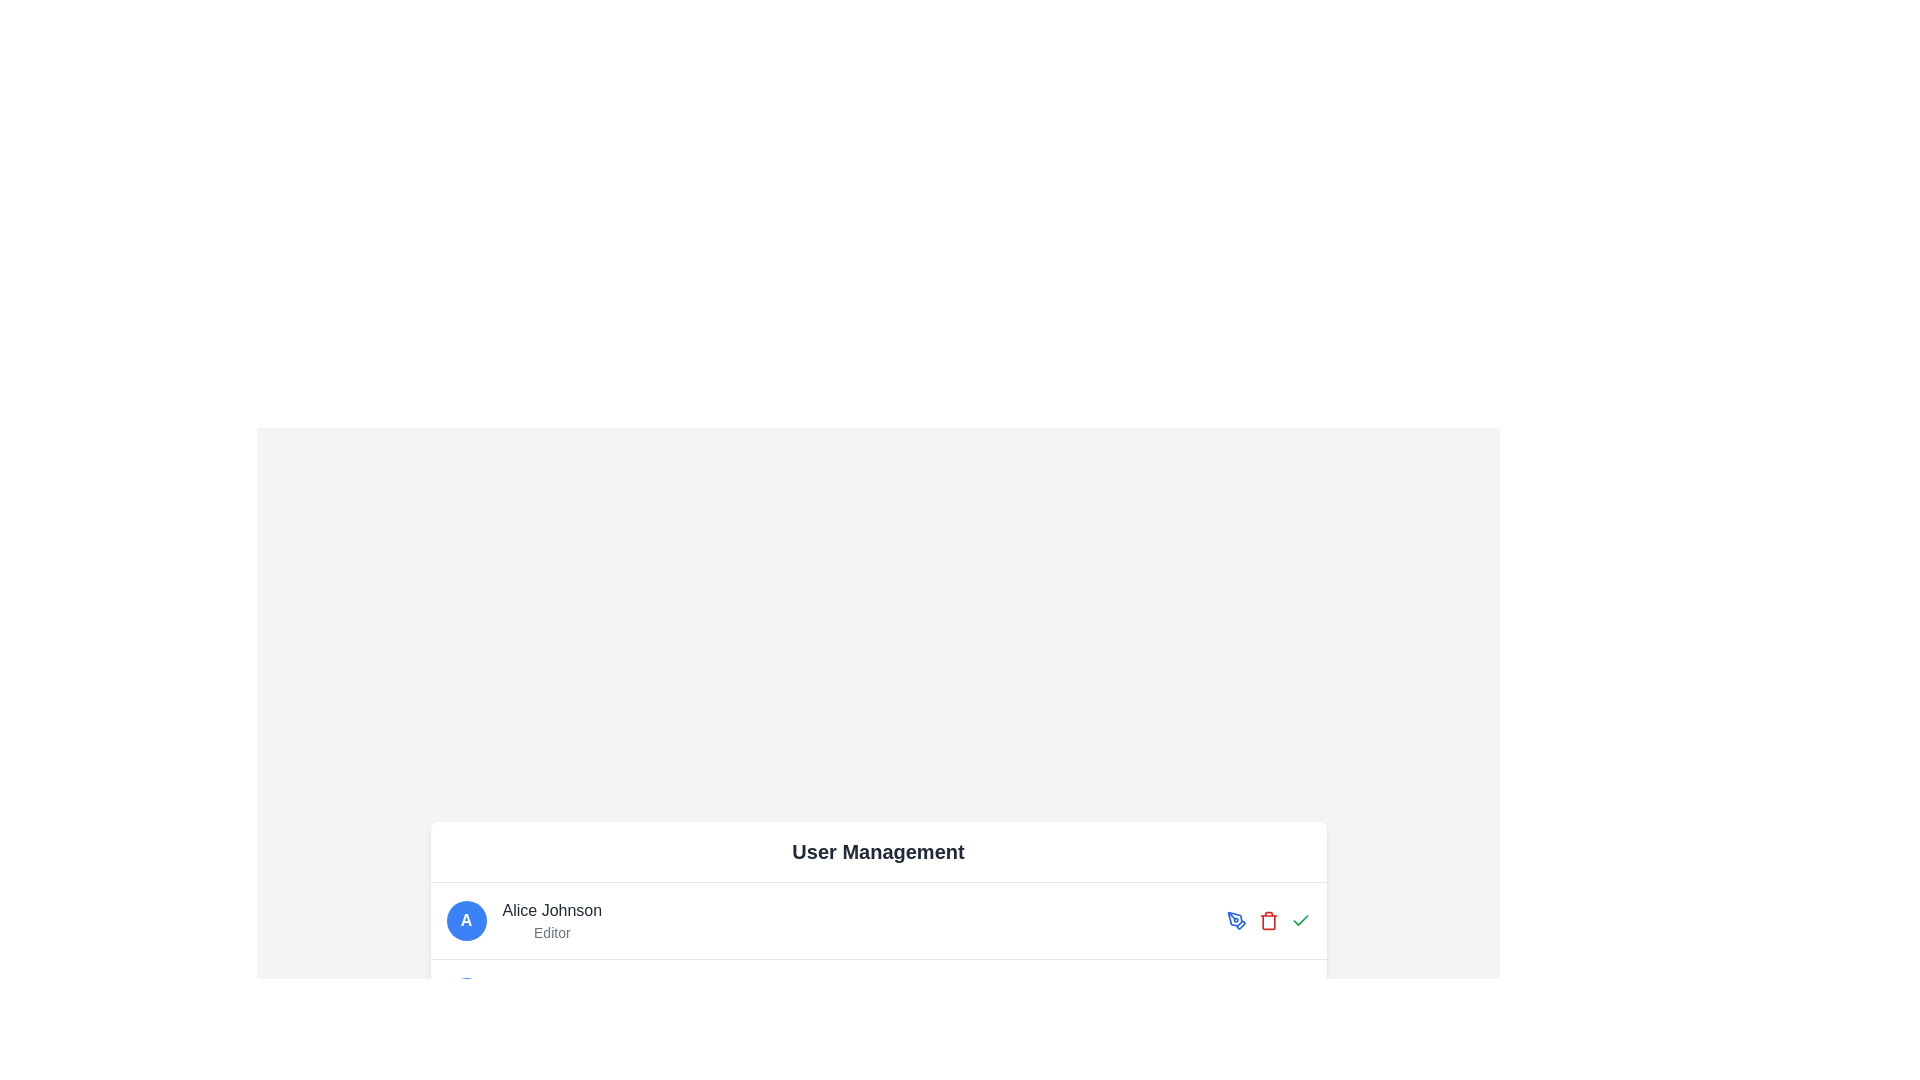 The width and height of the screenshot is (1920, 1080). Describe the element at coordinates (1267, 921) in the screenshot. I see `the red trash can icon, which is the second action icon` at that location.